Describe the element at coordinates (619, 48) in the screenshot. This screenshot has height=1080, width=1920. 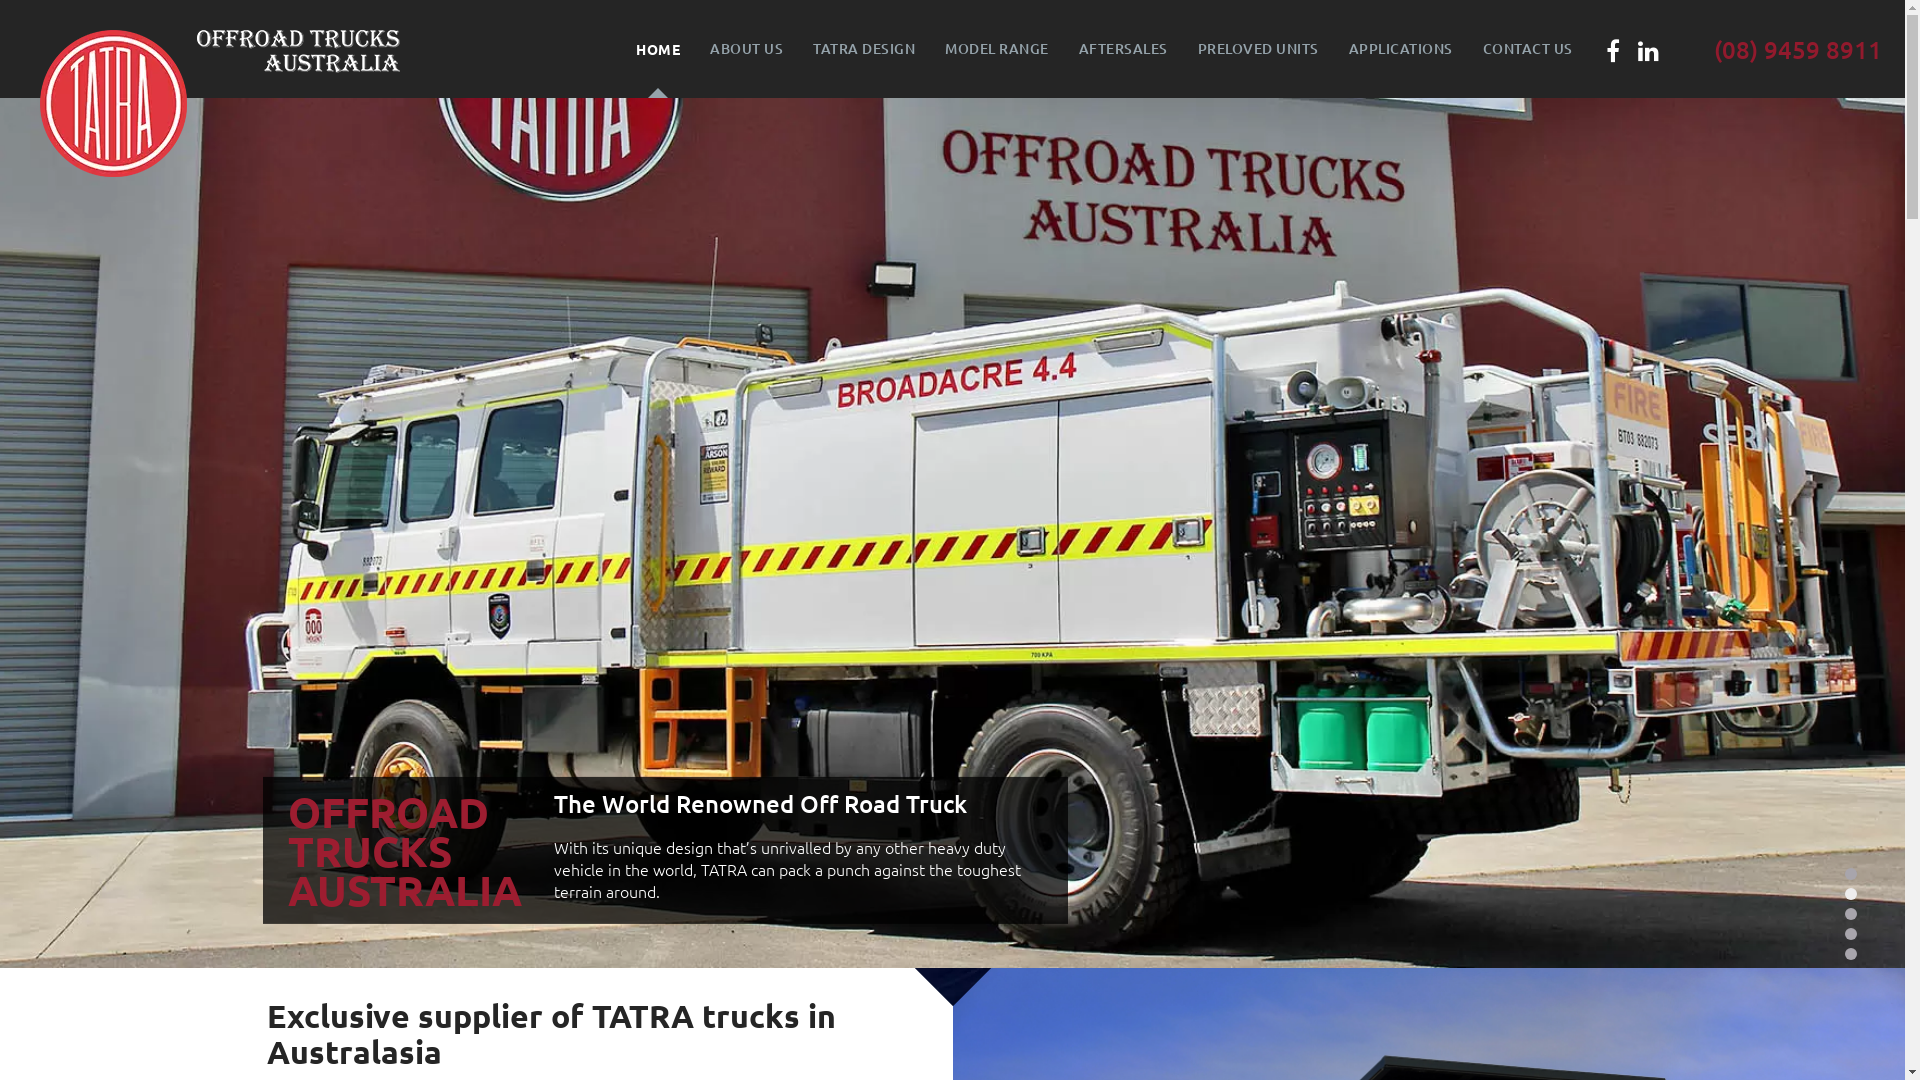
I see `'HOME'` at that location.